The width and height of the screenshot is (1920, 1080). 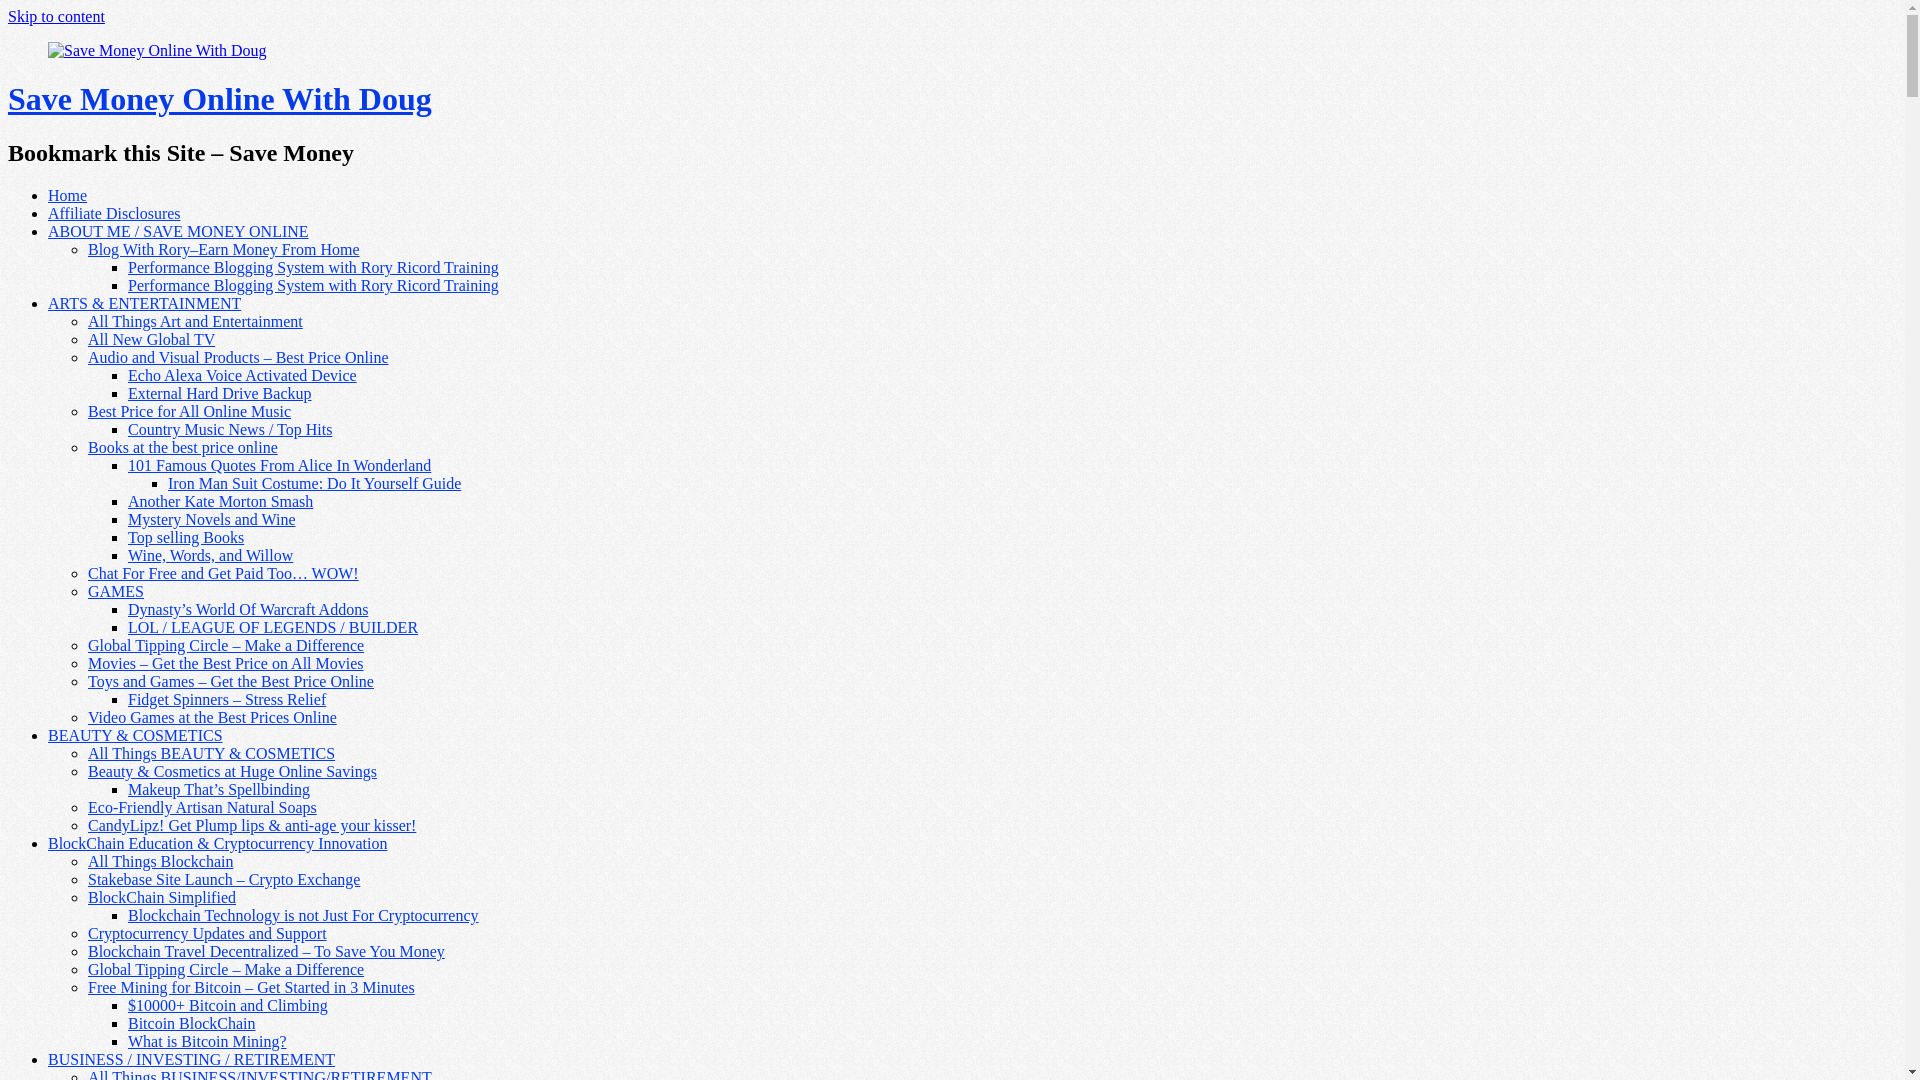 What do you see at coordinates (220, 99) in the screenshot?
I see `'Save Money Online With Doug'` at bounding box center [220, 99].